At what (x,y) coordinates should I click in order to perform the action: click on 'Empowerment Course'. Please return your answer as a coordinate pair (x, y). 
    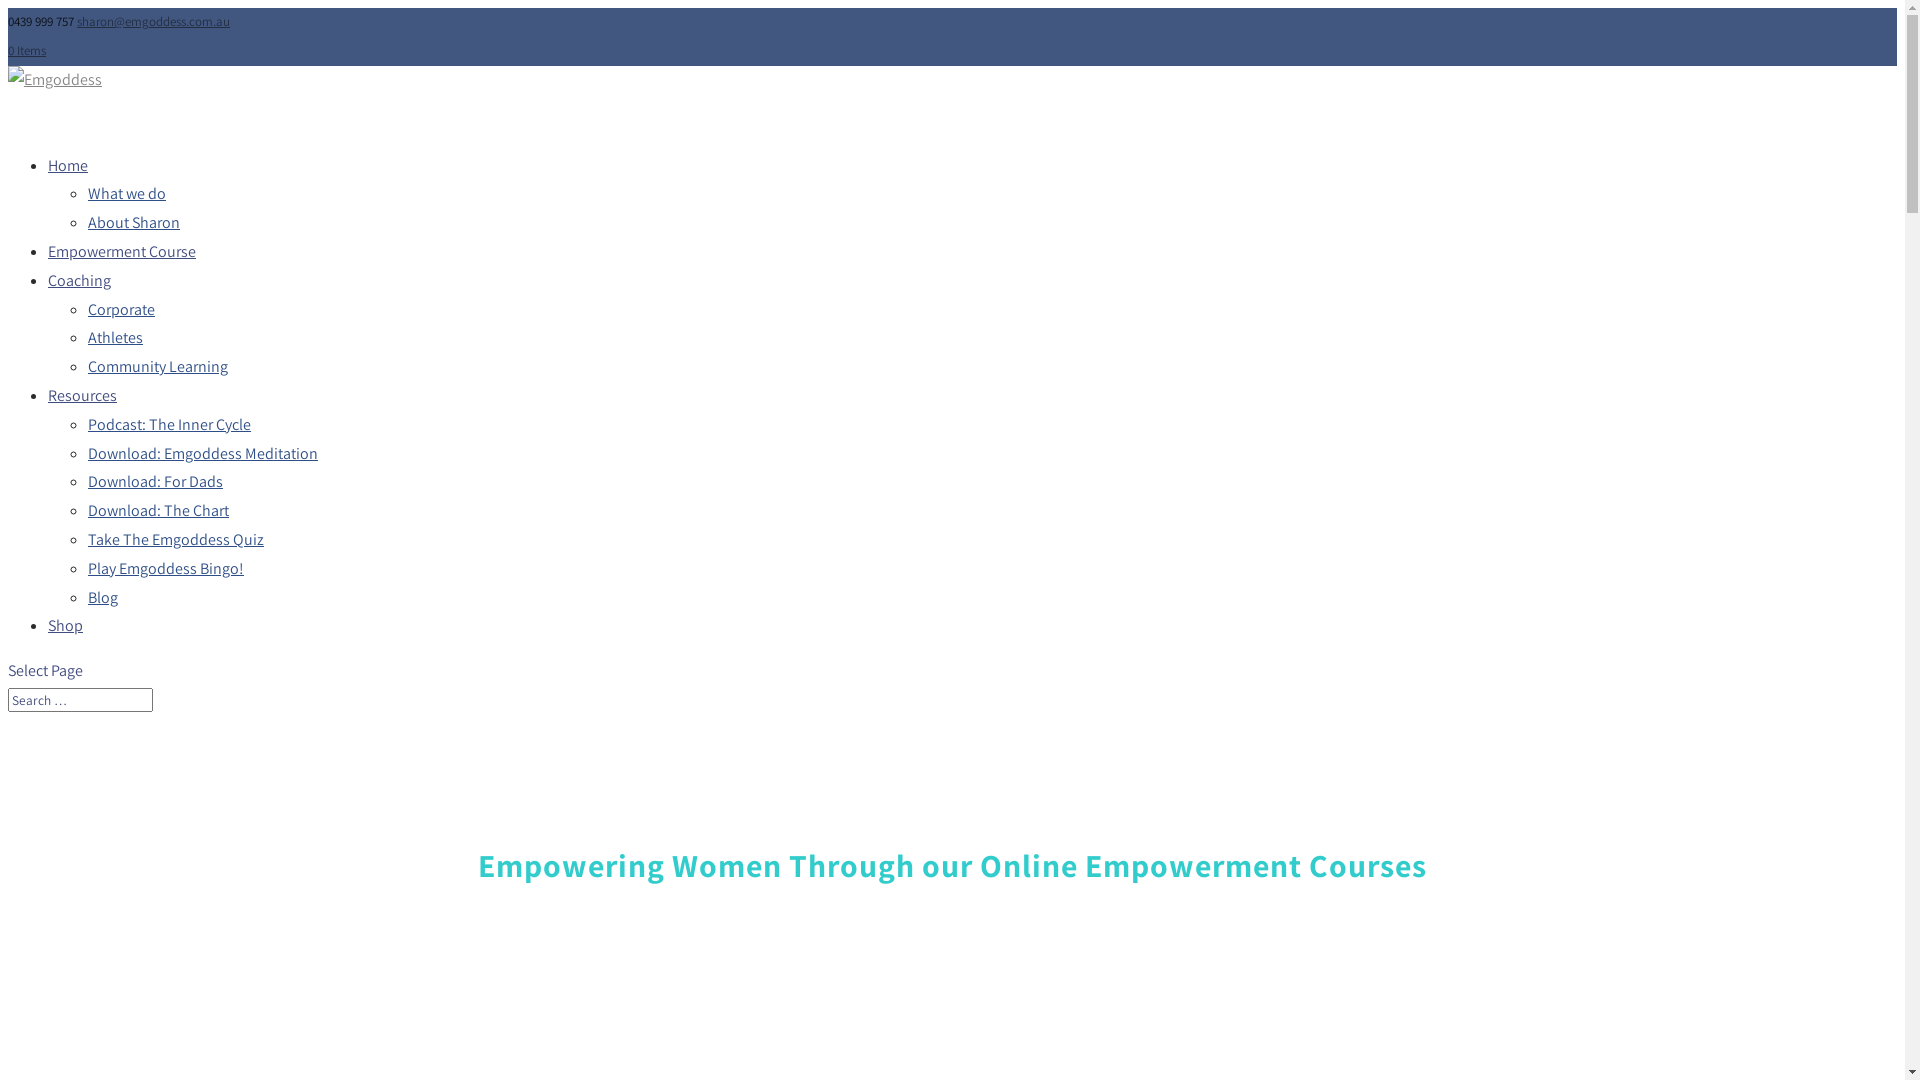
    Looking at the image, I should click on (120, 257).